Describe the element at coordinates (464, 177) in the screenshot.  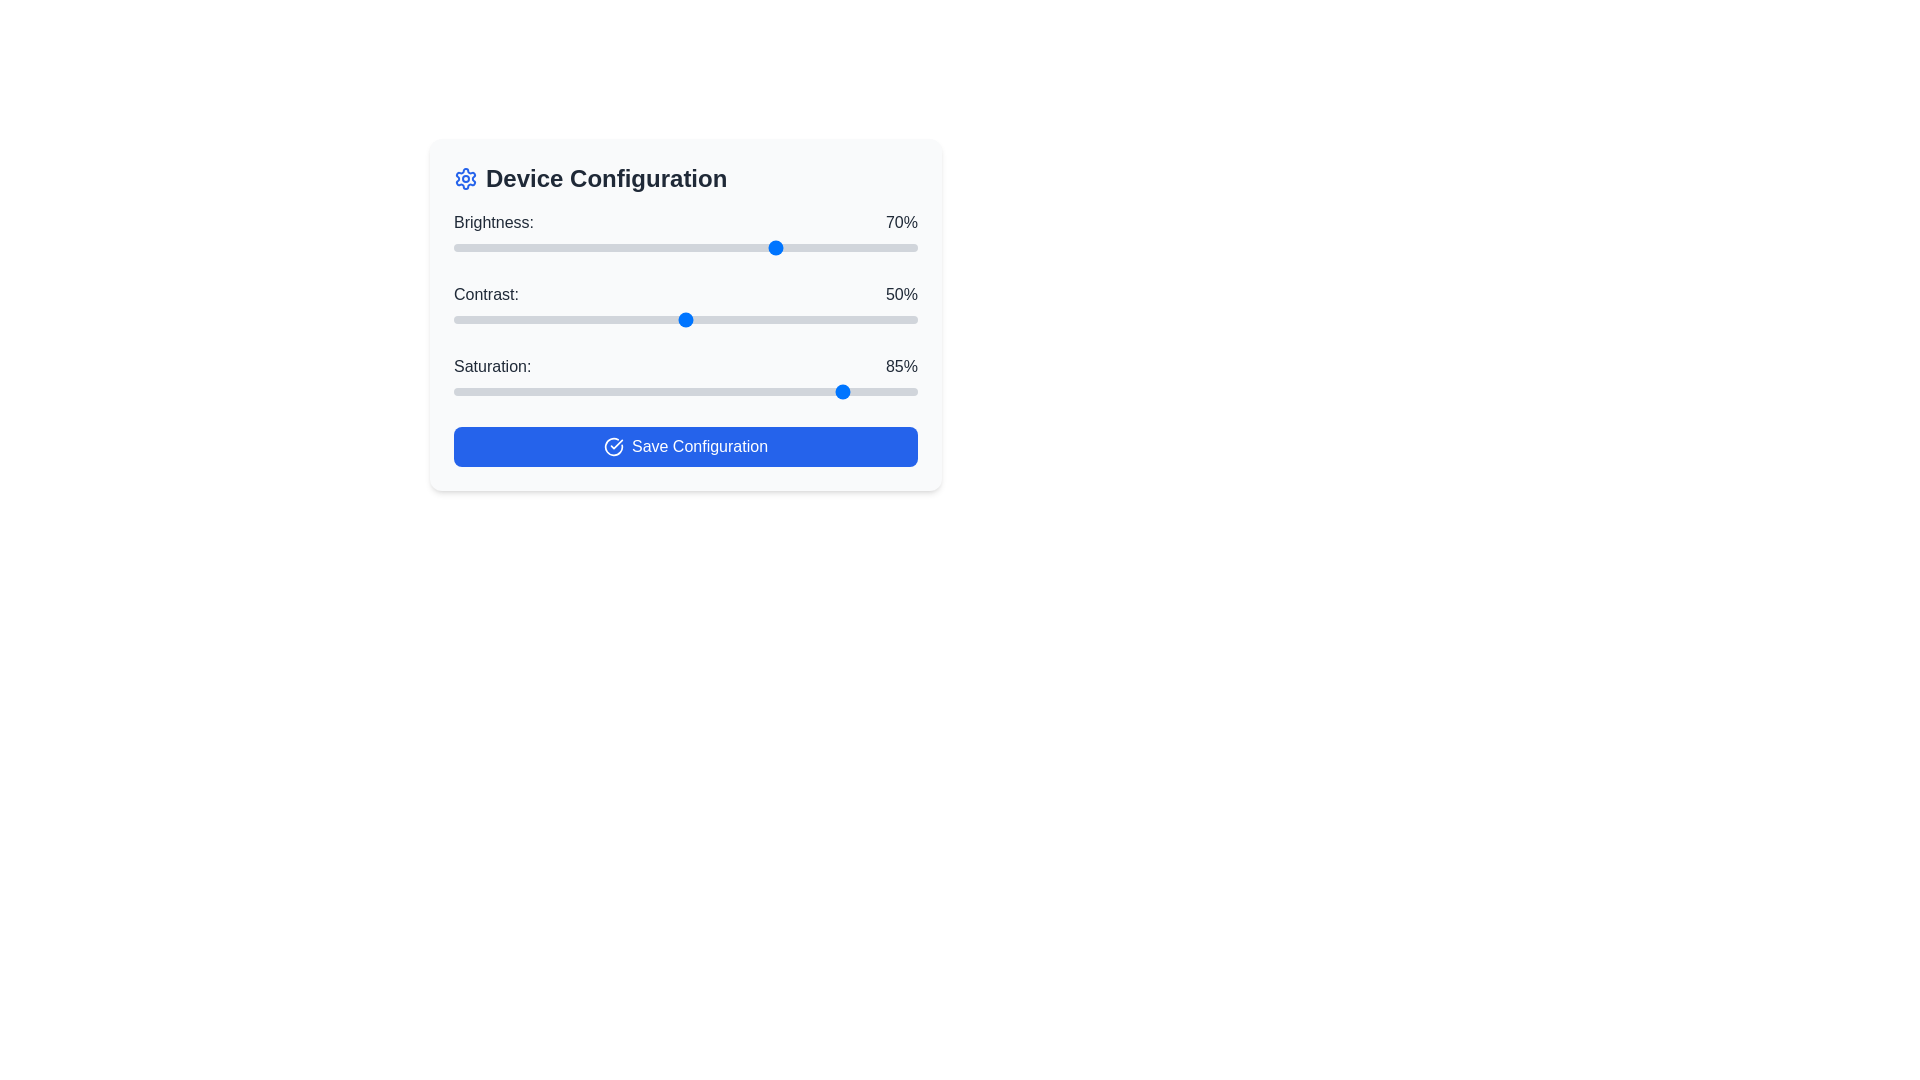
I see `the settings gear icon, which is a blue cogwheel located to the left of the 'Device Configuration' text` at that location.